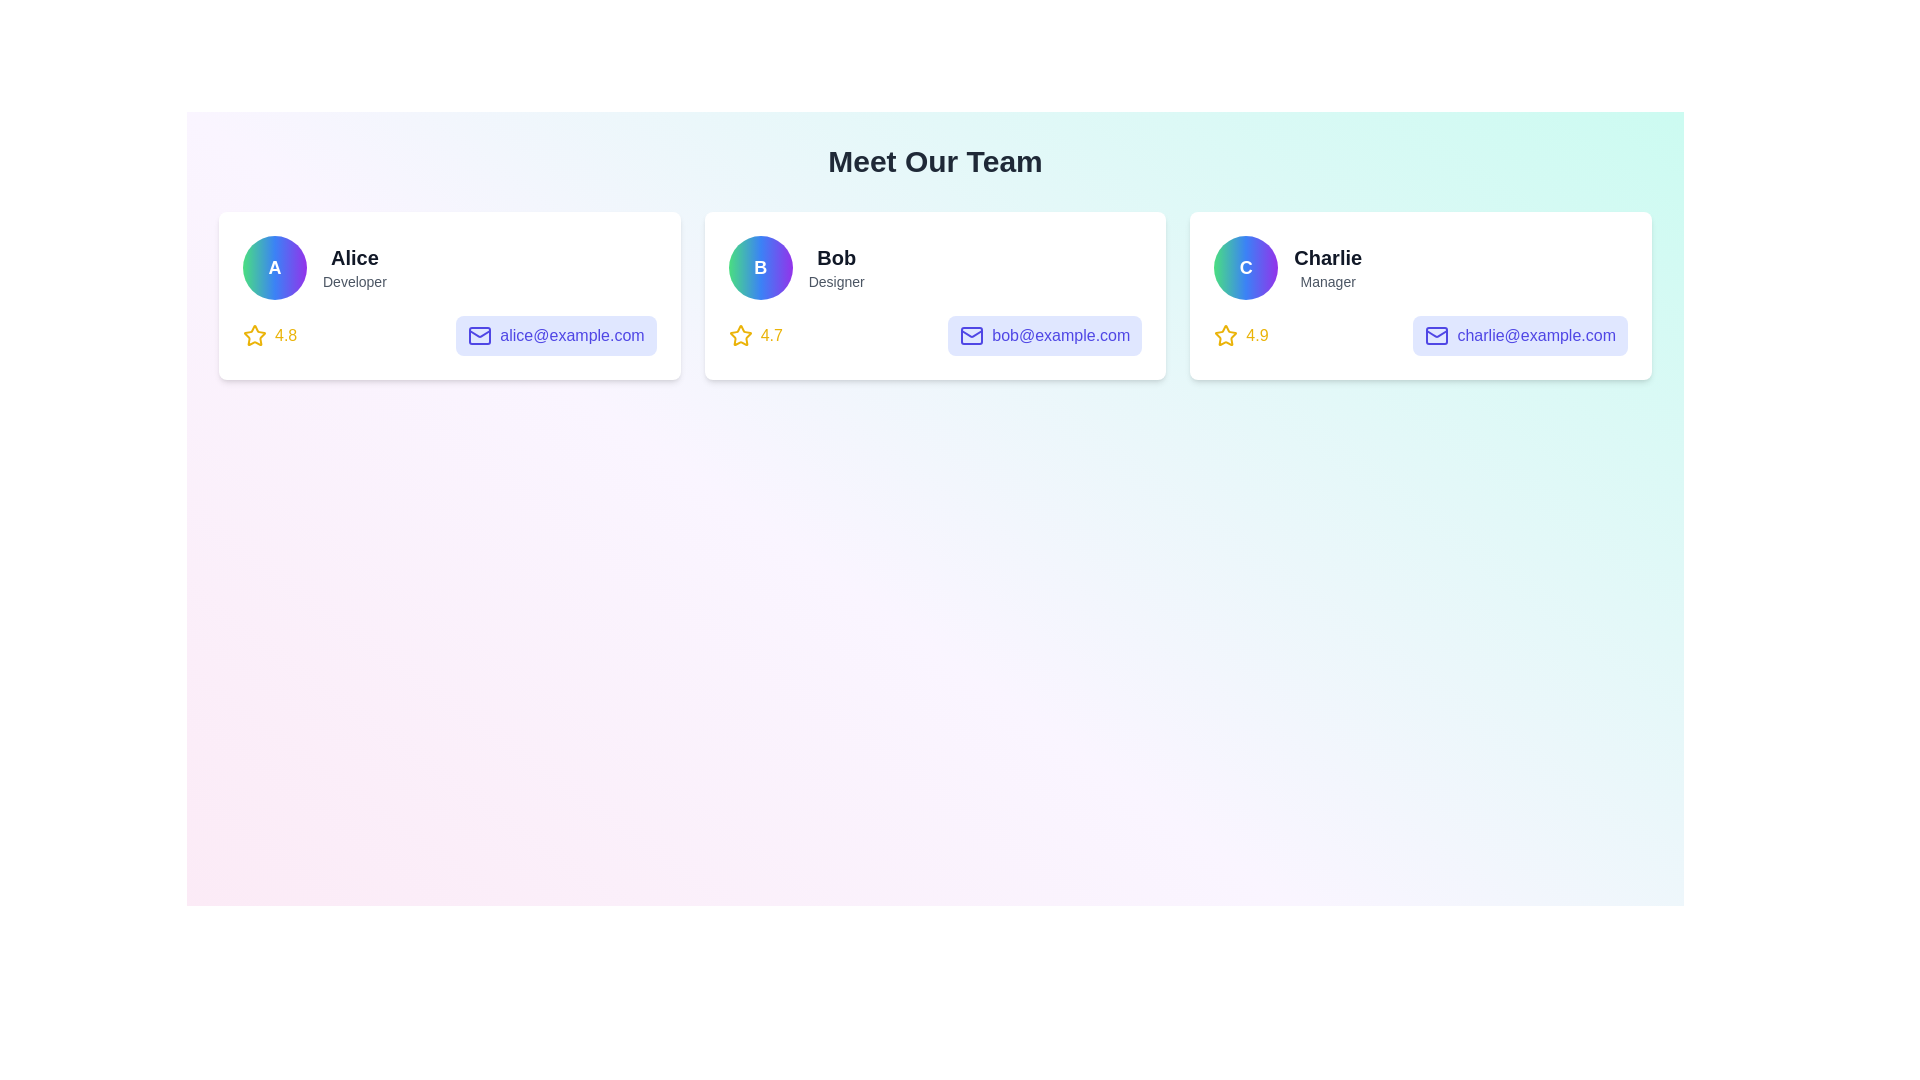  What do you see at coordinates (1520, 334) in the screenshot?
I see `the contact link button for emailing Charlie, located in the bottom-right corner of the third card from the left in a horizontal card layout` at bounding box center [1520, 334].